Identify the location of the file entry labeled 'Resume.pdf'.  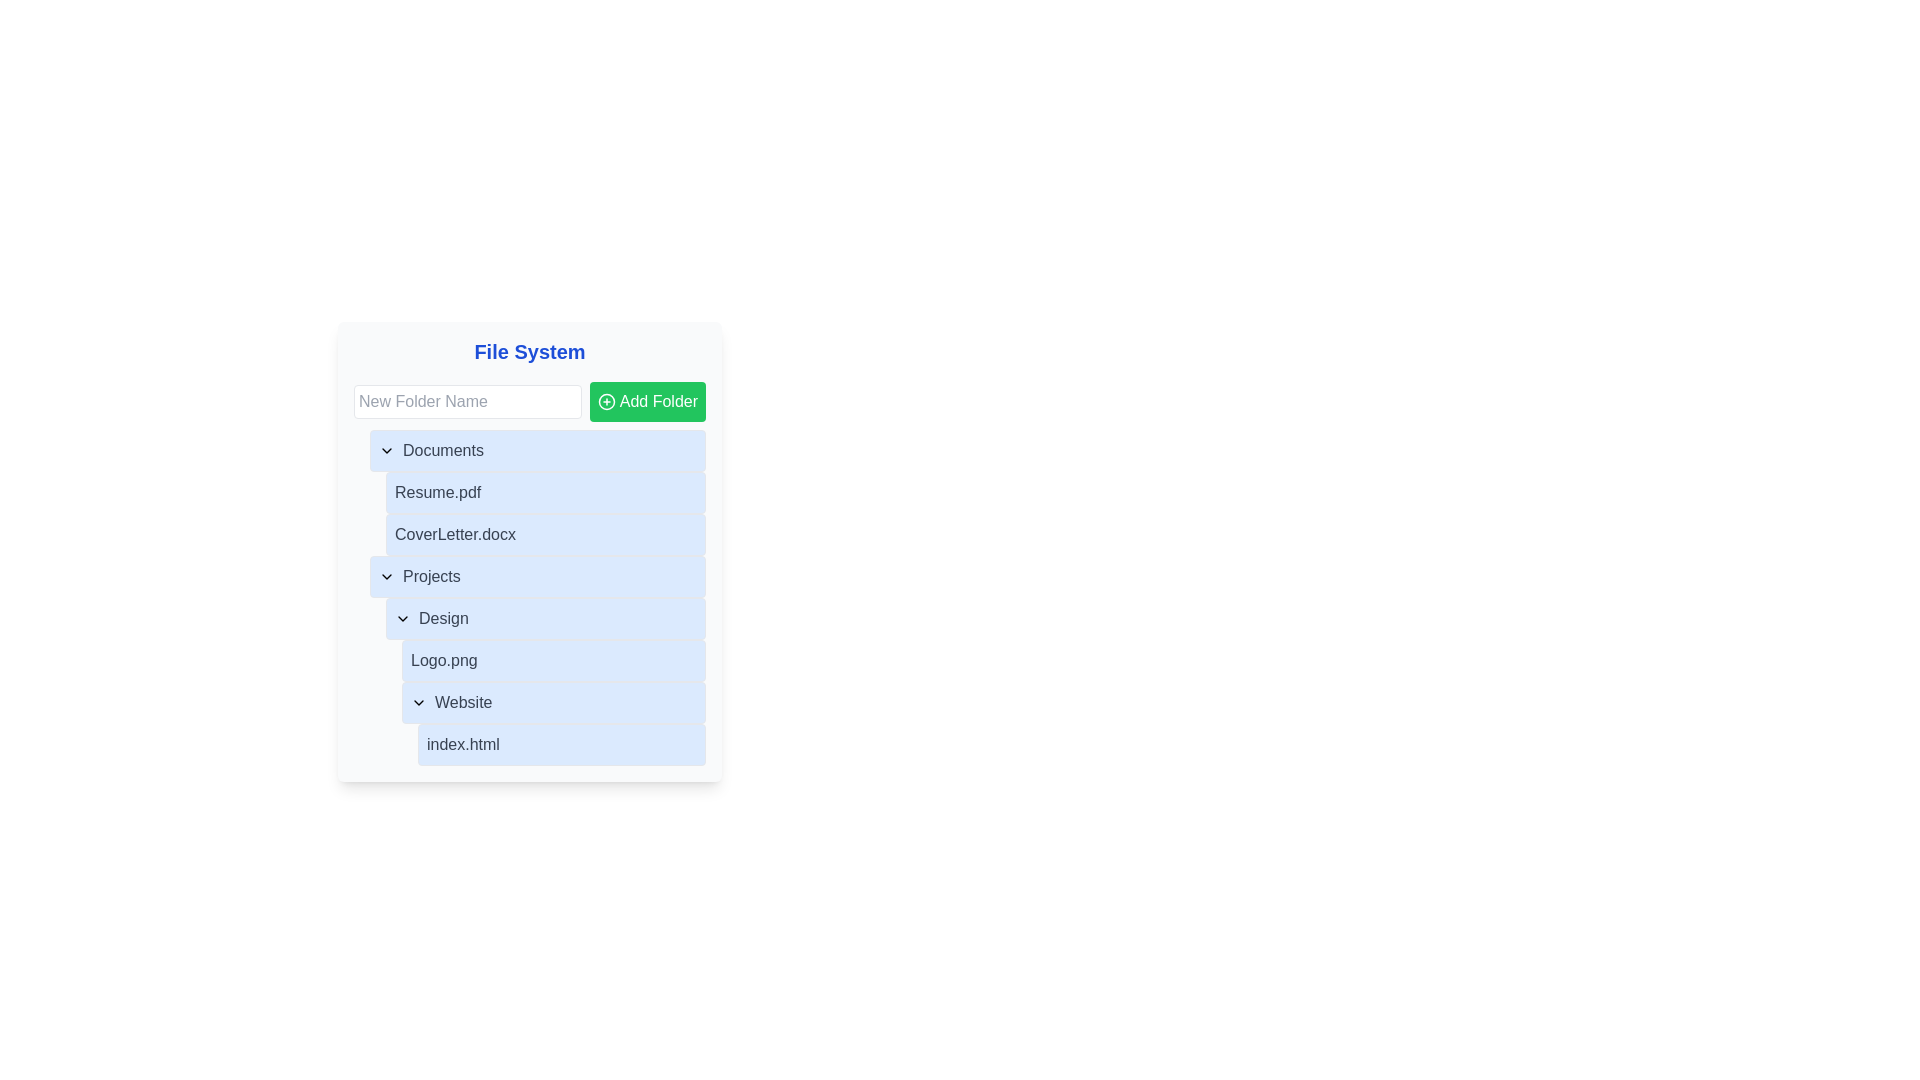
(546, 493).